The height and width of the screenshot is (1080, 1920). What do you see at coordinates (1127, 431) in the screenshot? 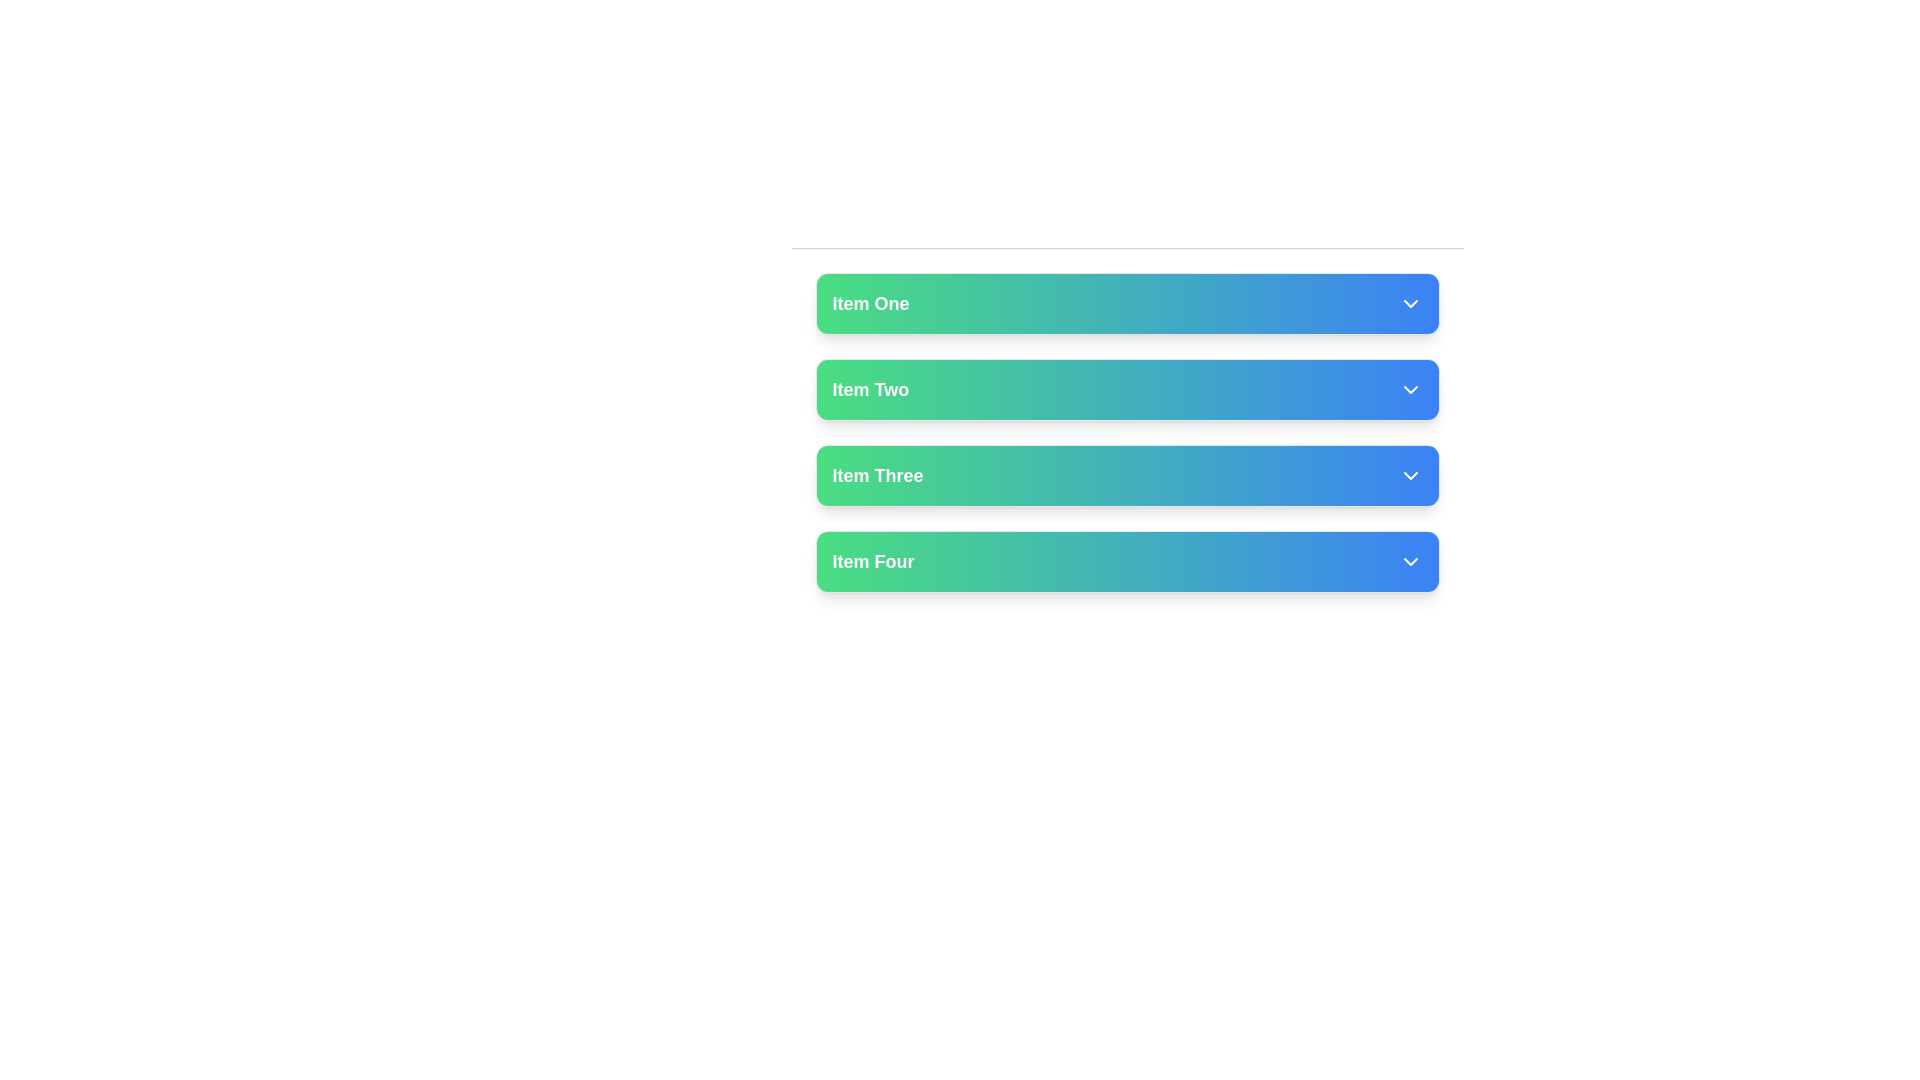
I see `the second item in the dropdown menu` at bounding box center [1127, 431].